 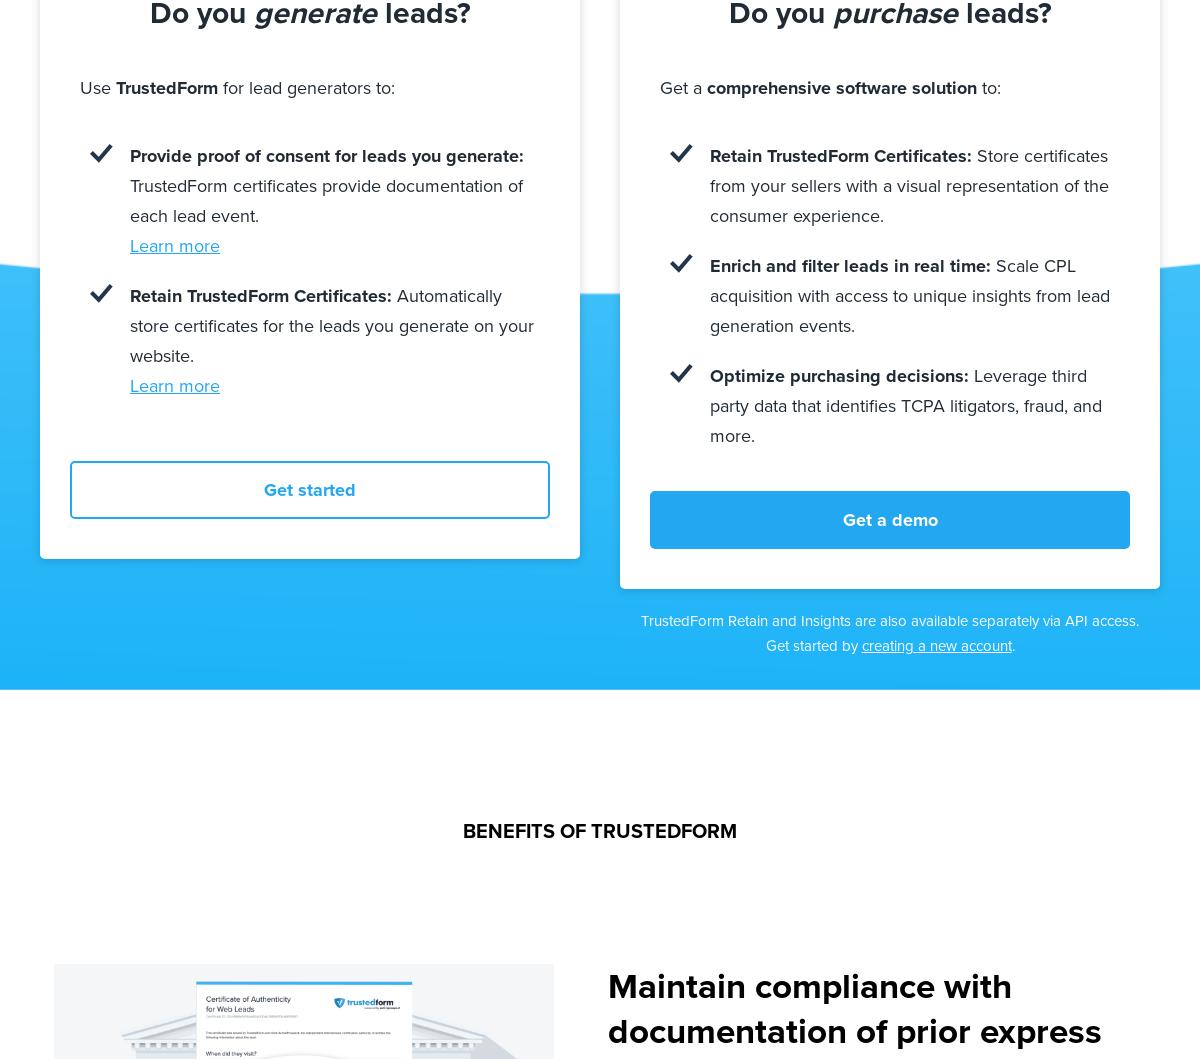 I want to click on 'Get a', so click(x=683, y=87).